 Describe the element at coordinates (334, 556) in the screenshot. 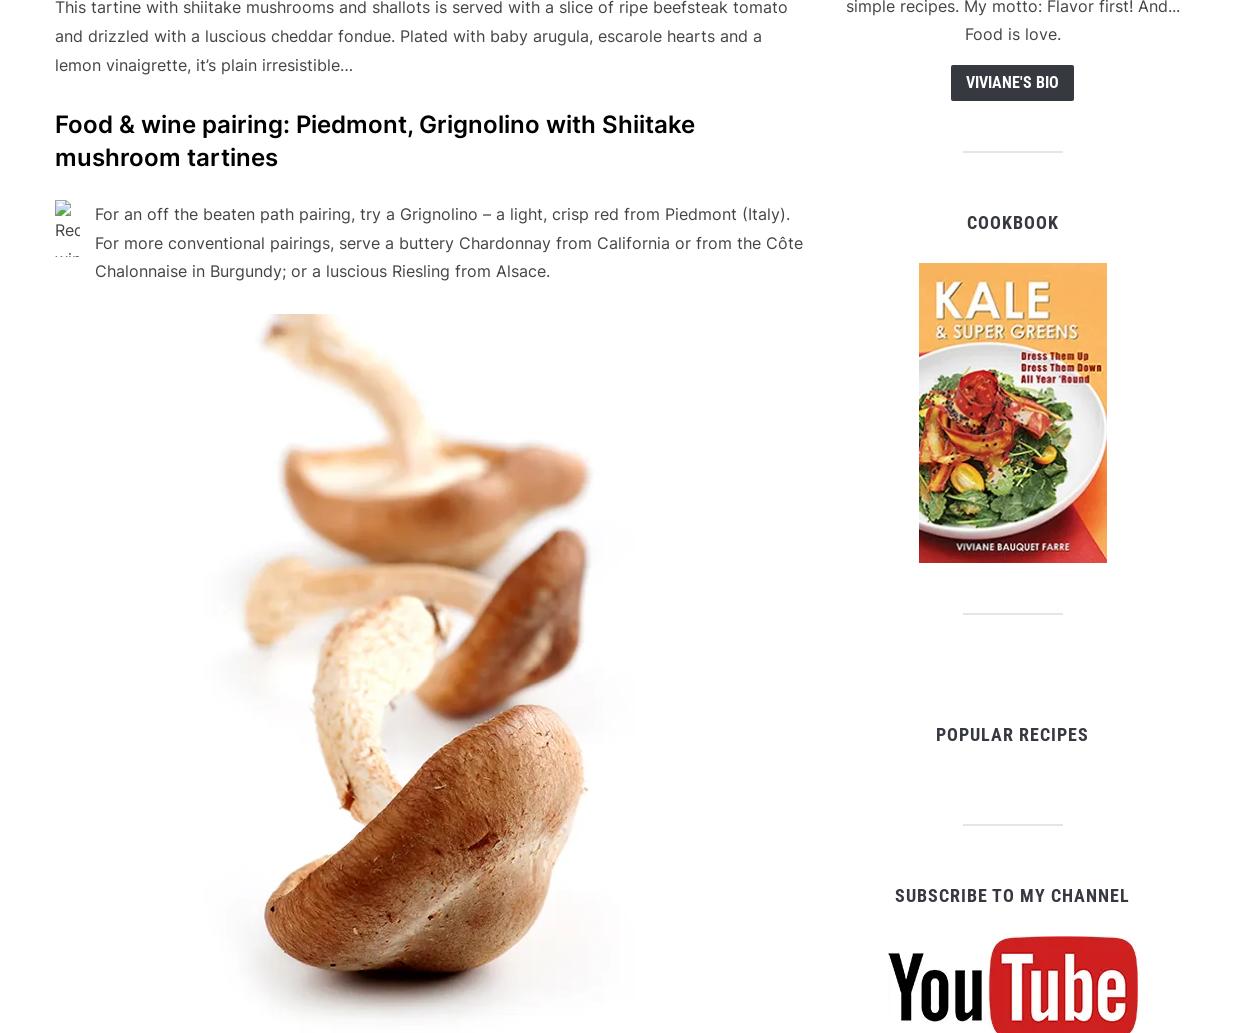

I see `'Save my name, email, and website in this browser for the next time I comment.'` at that location.